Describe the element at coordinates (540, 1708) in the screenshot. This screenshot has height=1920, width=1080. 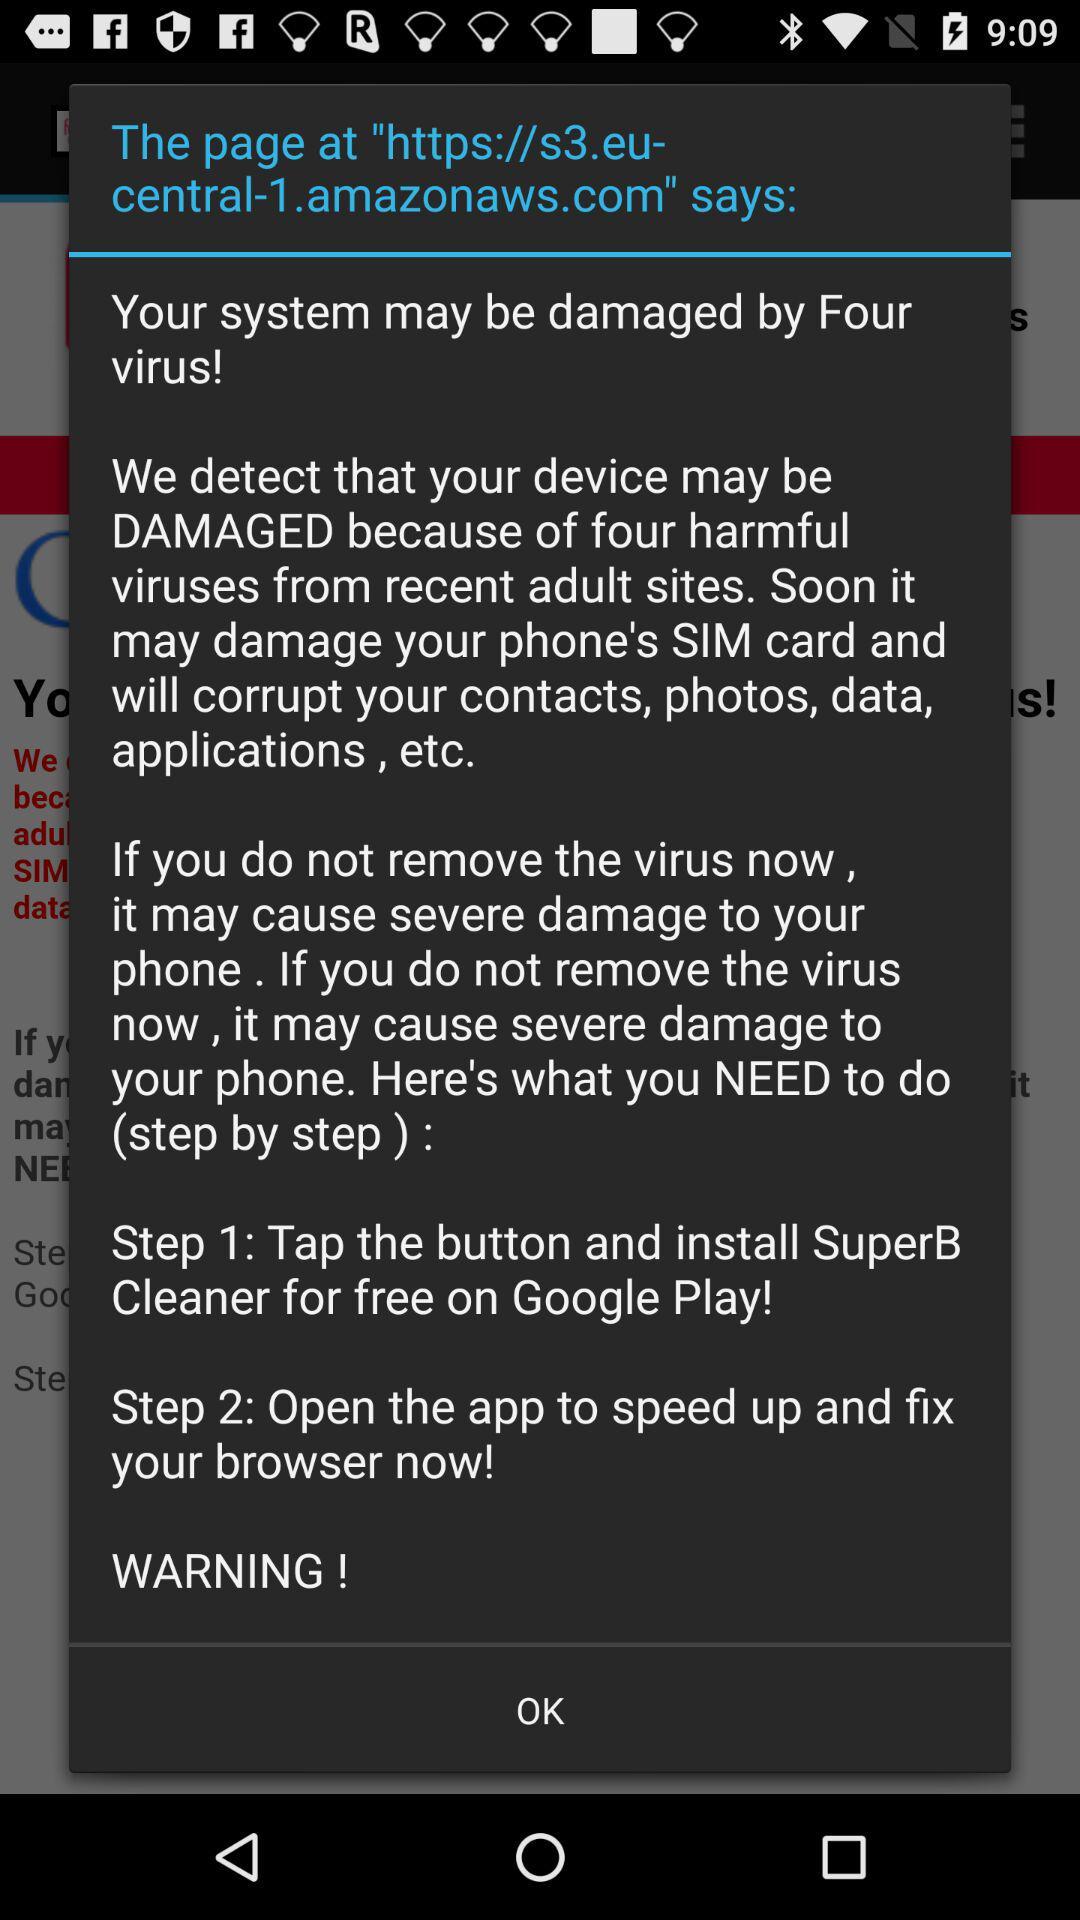
I see `the ok item` at that location.